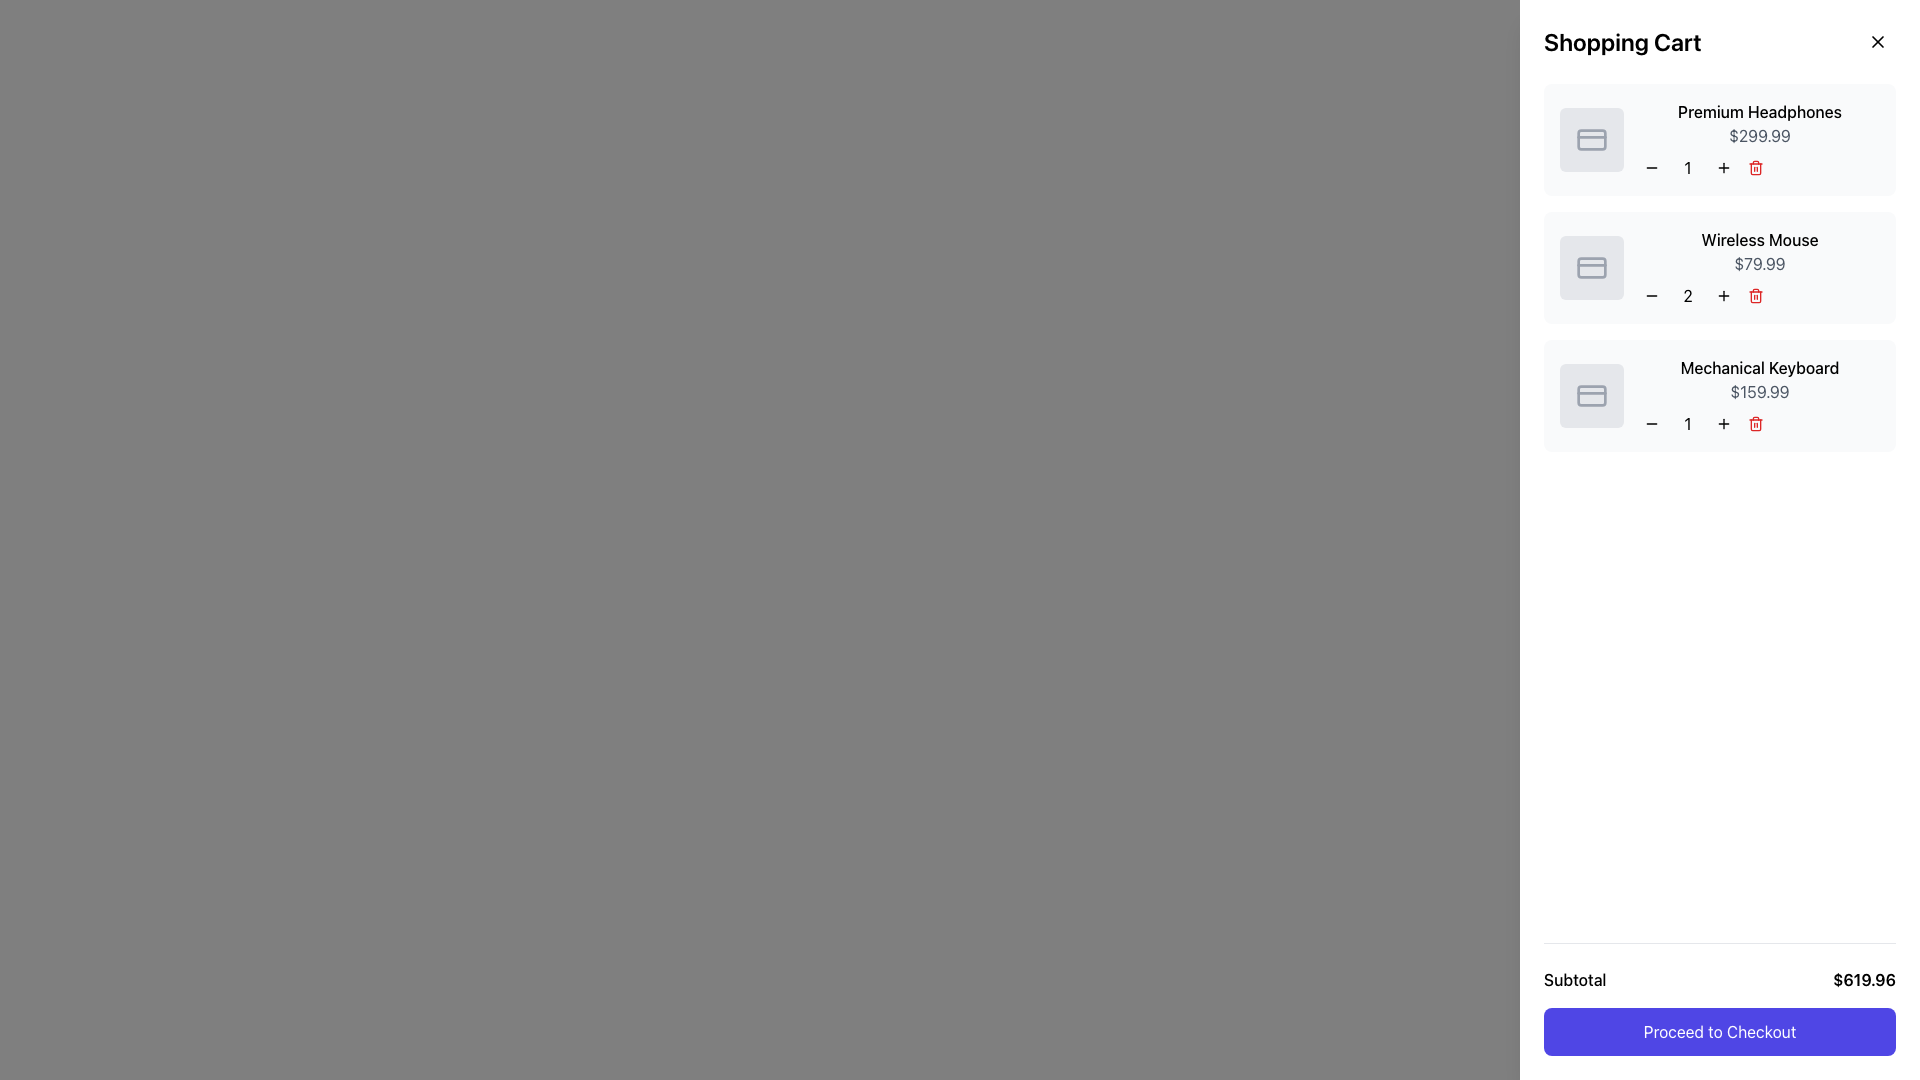 The width and height of the screenshot is (1920, 1080). What do you see at coordinates (1651, 296) in the screenshot?
I see `the decrease quantity button for the 'Wireless Mouse' item in the shopping cart` at bounding box center [1651, 296].